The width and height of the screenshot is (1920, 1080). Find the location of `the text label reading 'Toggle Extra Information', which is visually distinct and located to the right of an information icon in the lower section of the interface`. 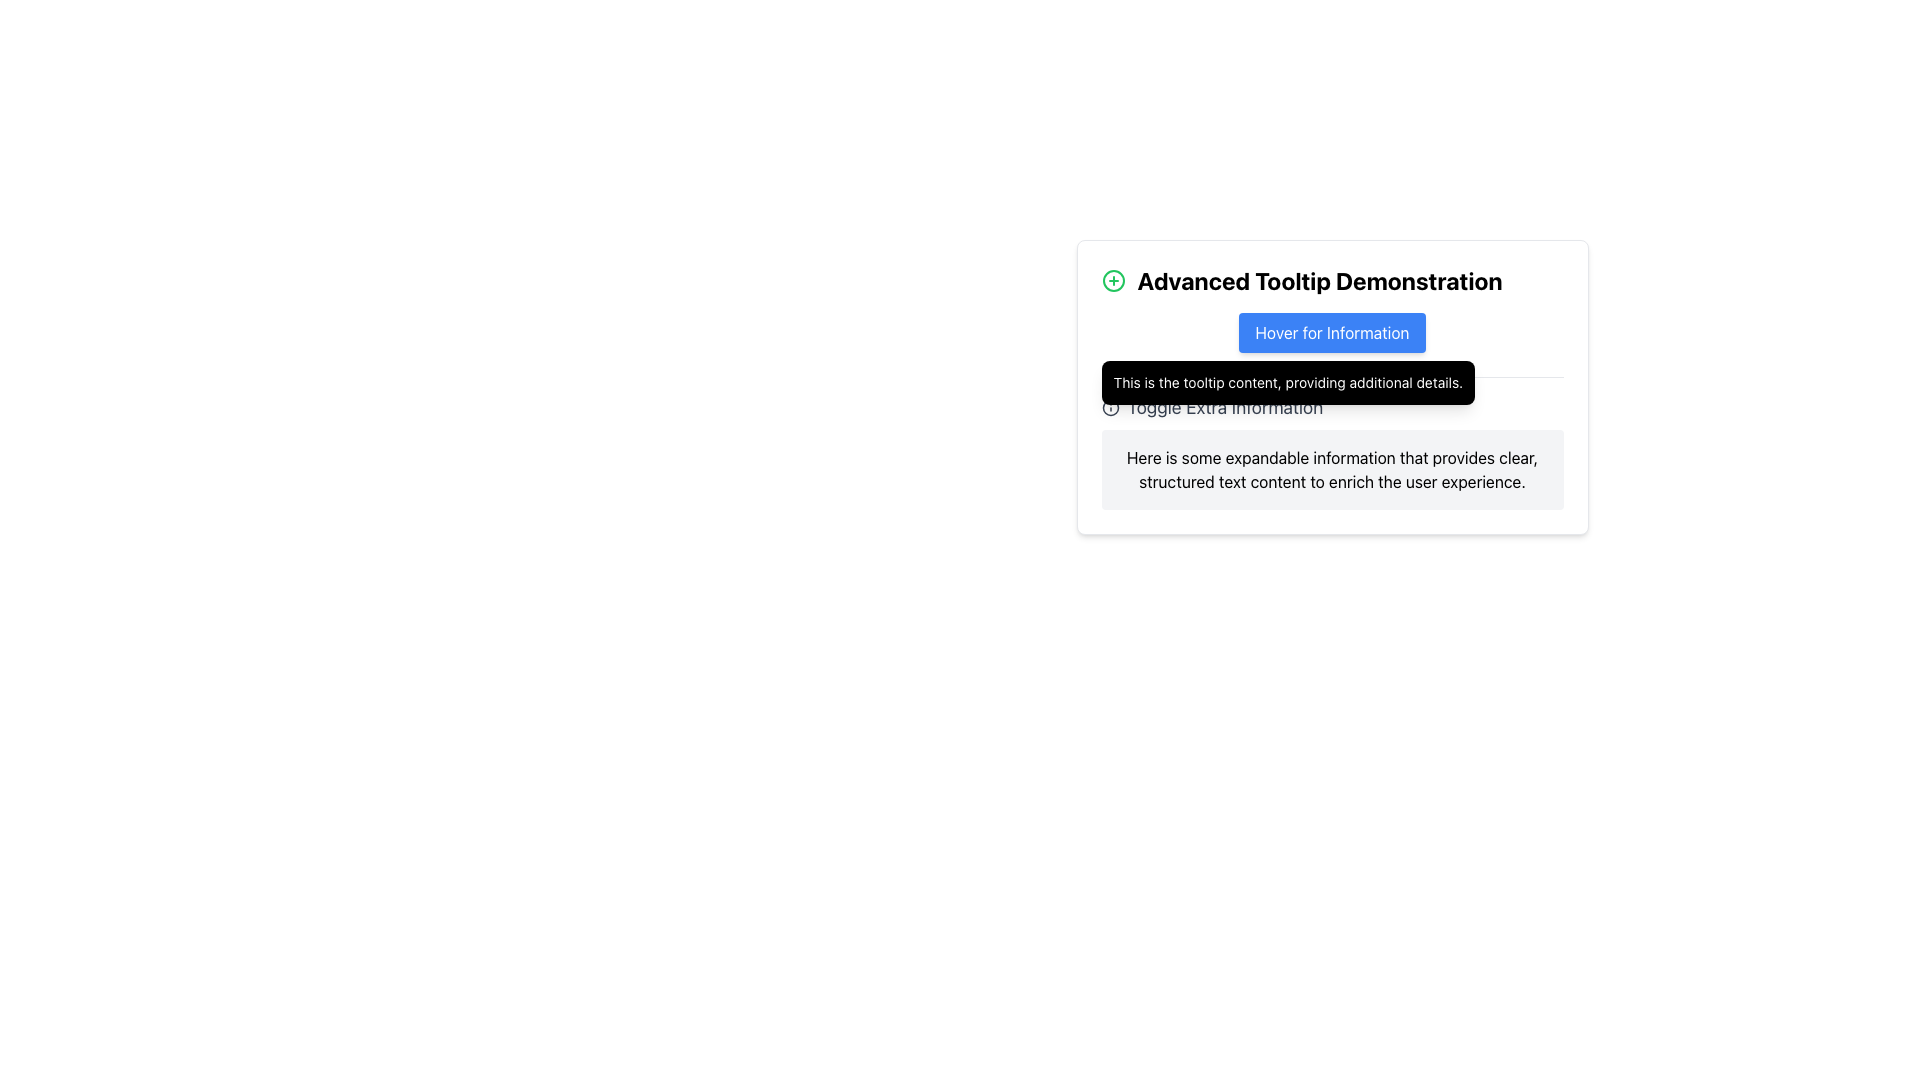

the text label reading 'Toggle Extra Information', which is visually distinct and located to the right of an information icon in the lower section of the interface is located at coordinates (1224, 407).